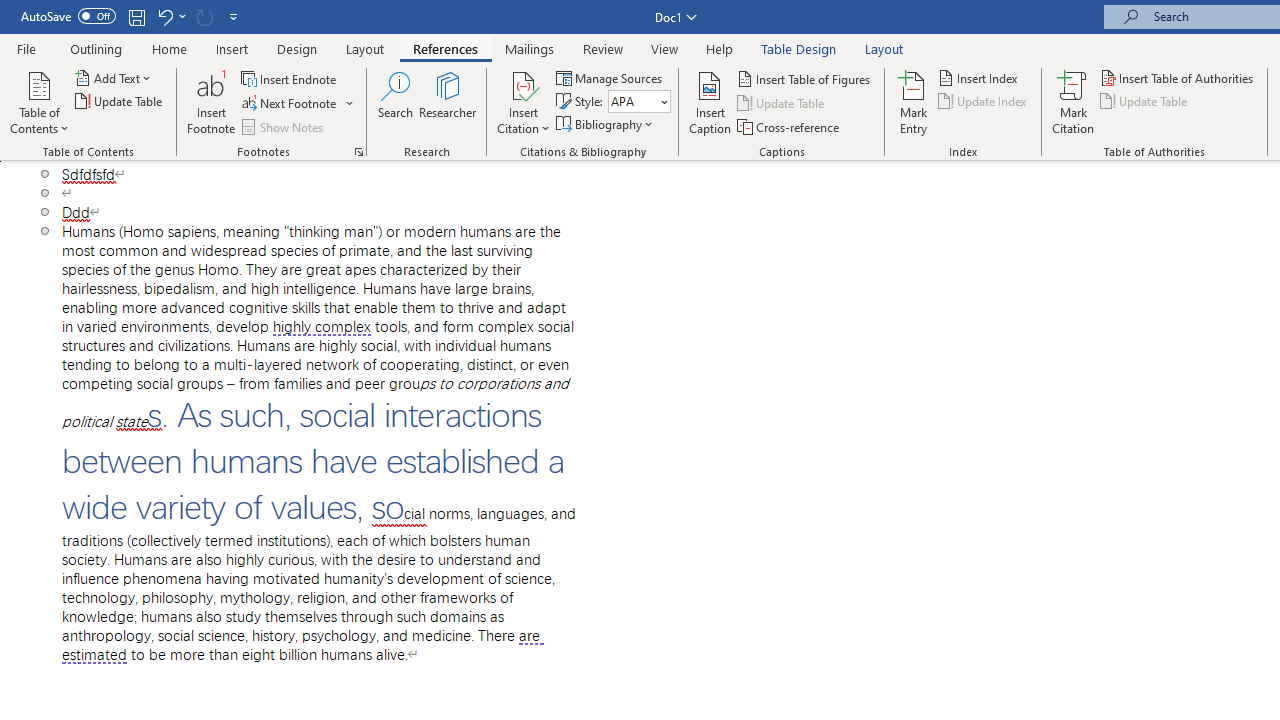 Image resolution: width=1280 pixels, height=720 pixels. I want to click on 'Insert Index...', so click(979, 77).